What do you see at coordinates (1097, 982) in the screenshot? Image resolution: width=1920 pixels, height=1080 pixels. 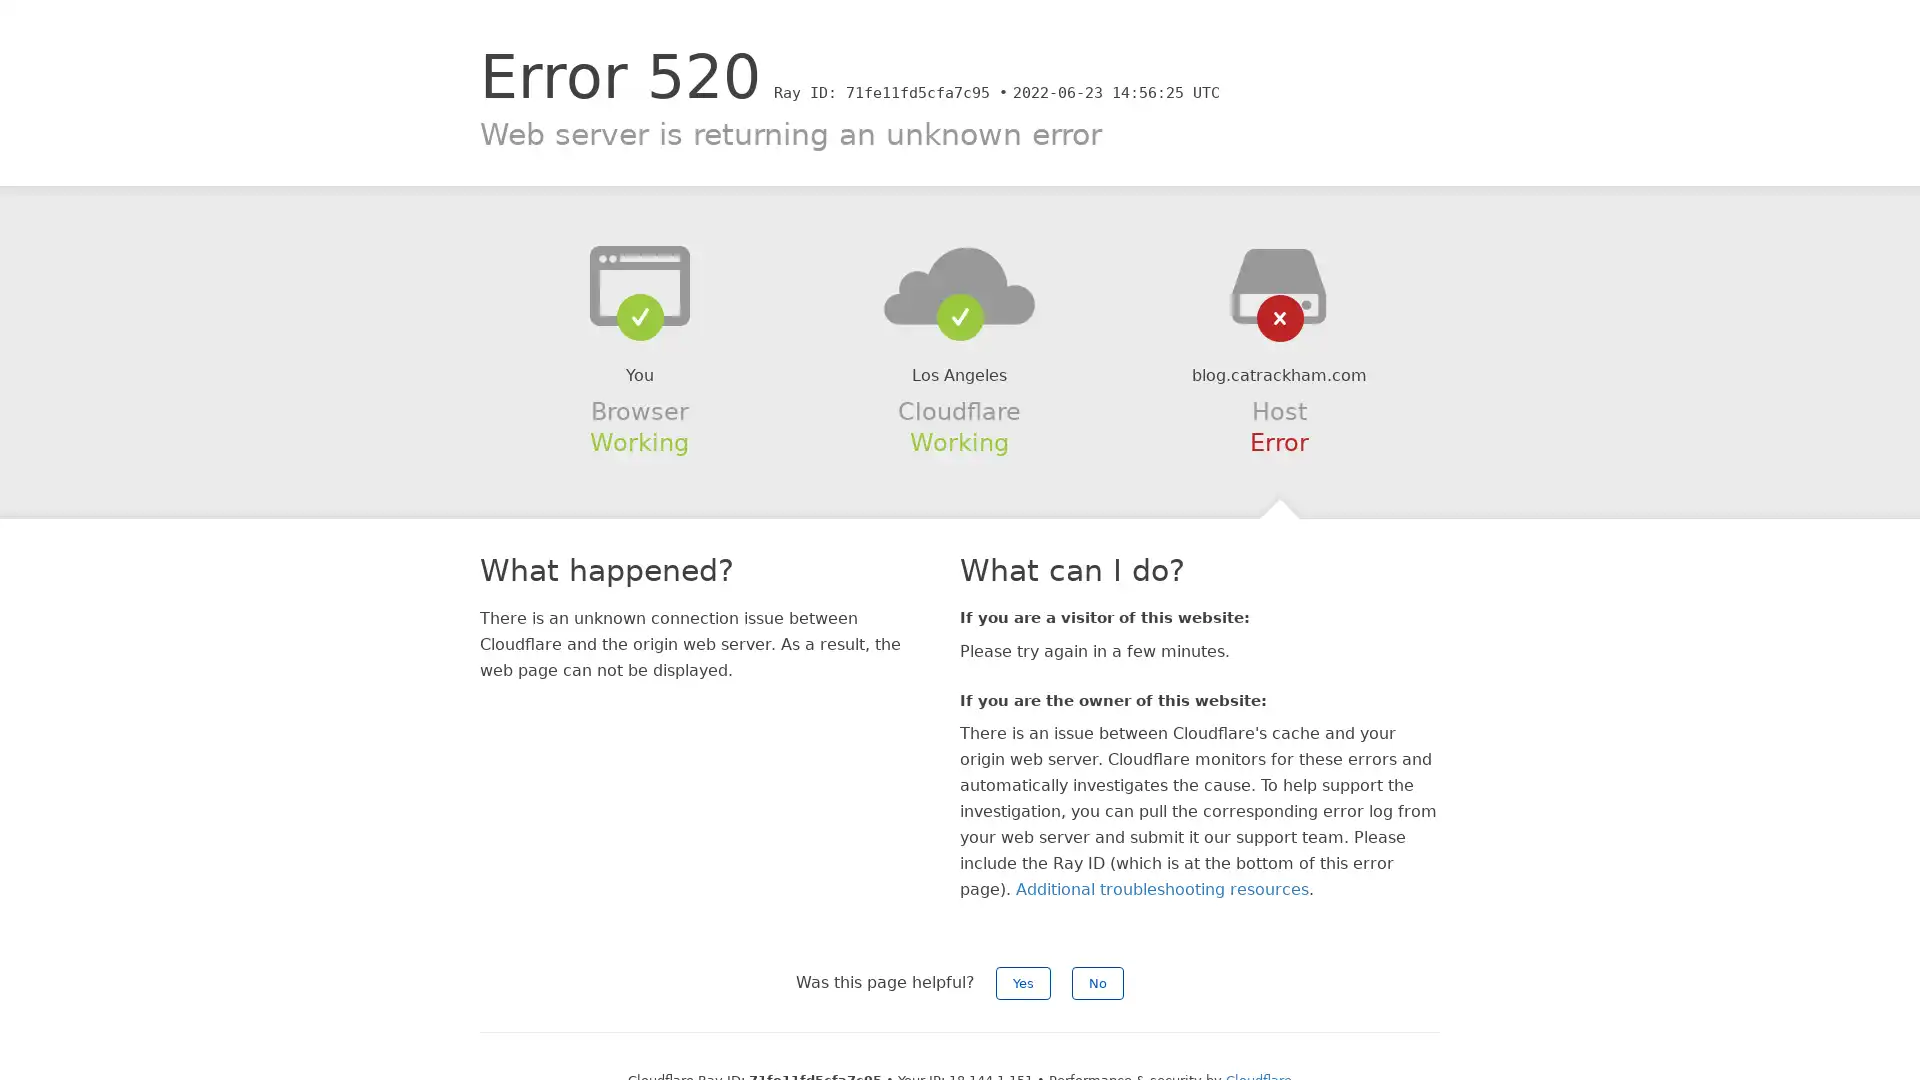 I see `No` at bounding box center [1097, 982].